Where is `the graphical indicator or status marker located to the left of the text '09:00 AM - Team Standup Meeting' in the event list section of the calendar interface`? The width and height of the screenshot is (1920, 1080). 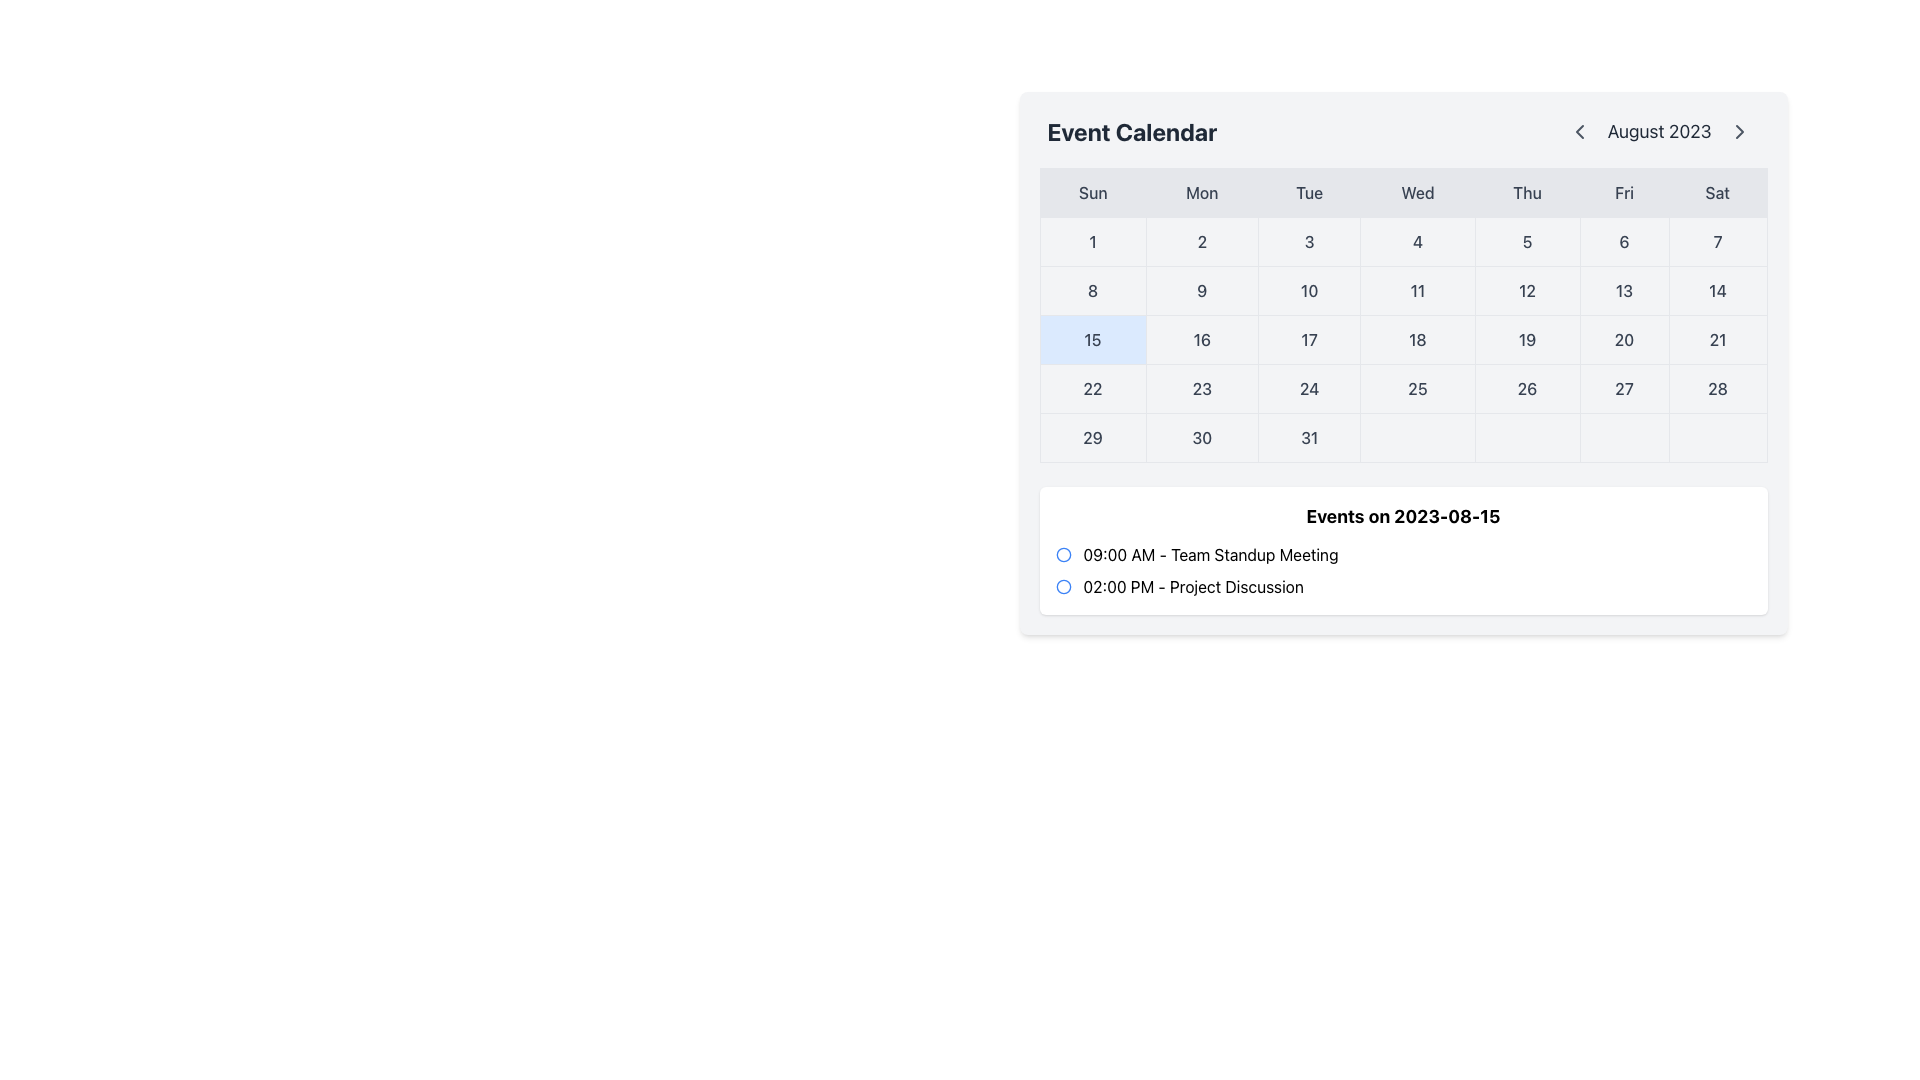
the graphical indicator or status marker located to the left of the text '09:00 AM - Team Standup Meeting' in the event list section of the calendar interface is located at coordinates (1062, 555).